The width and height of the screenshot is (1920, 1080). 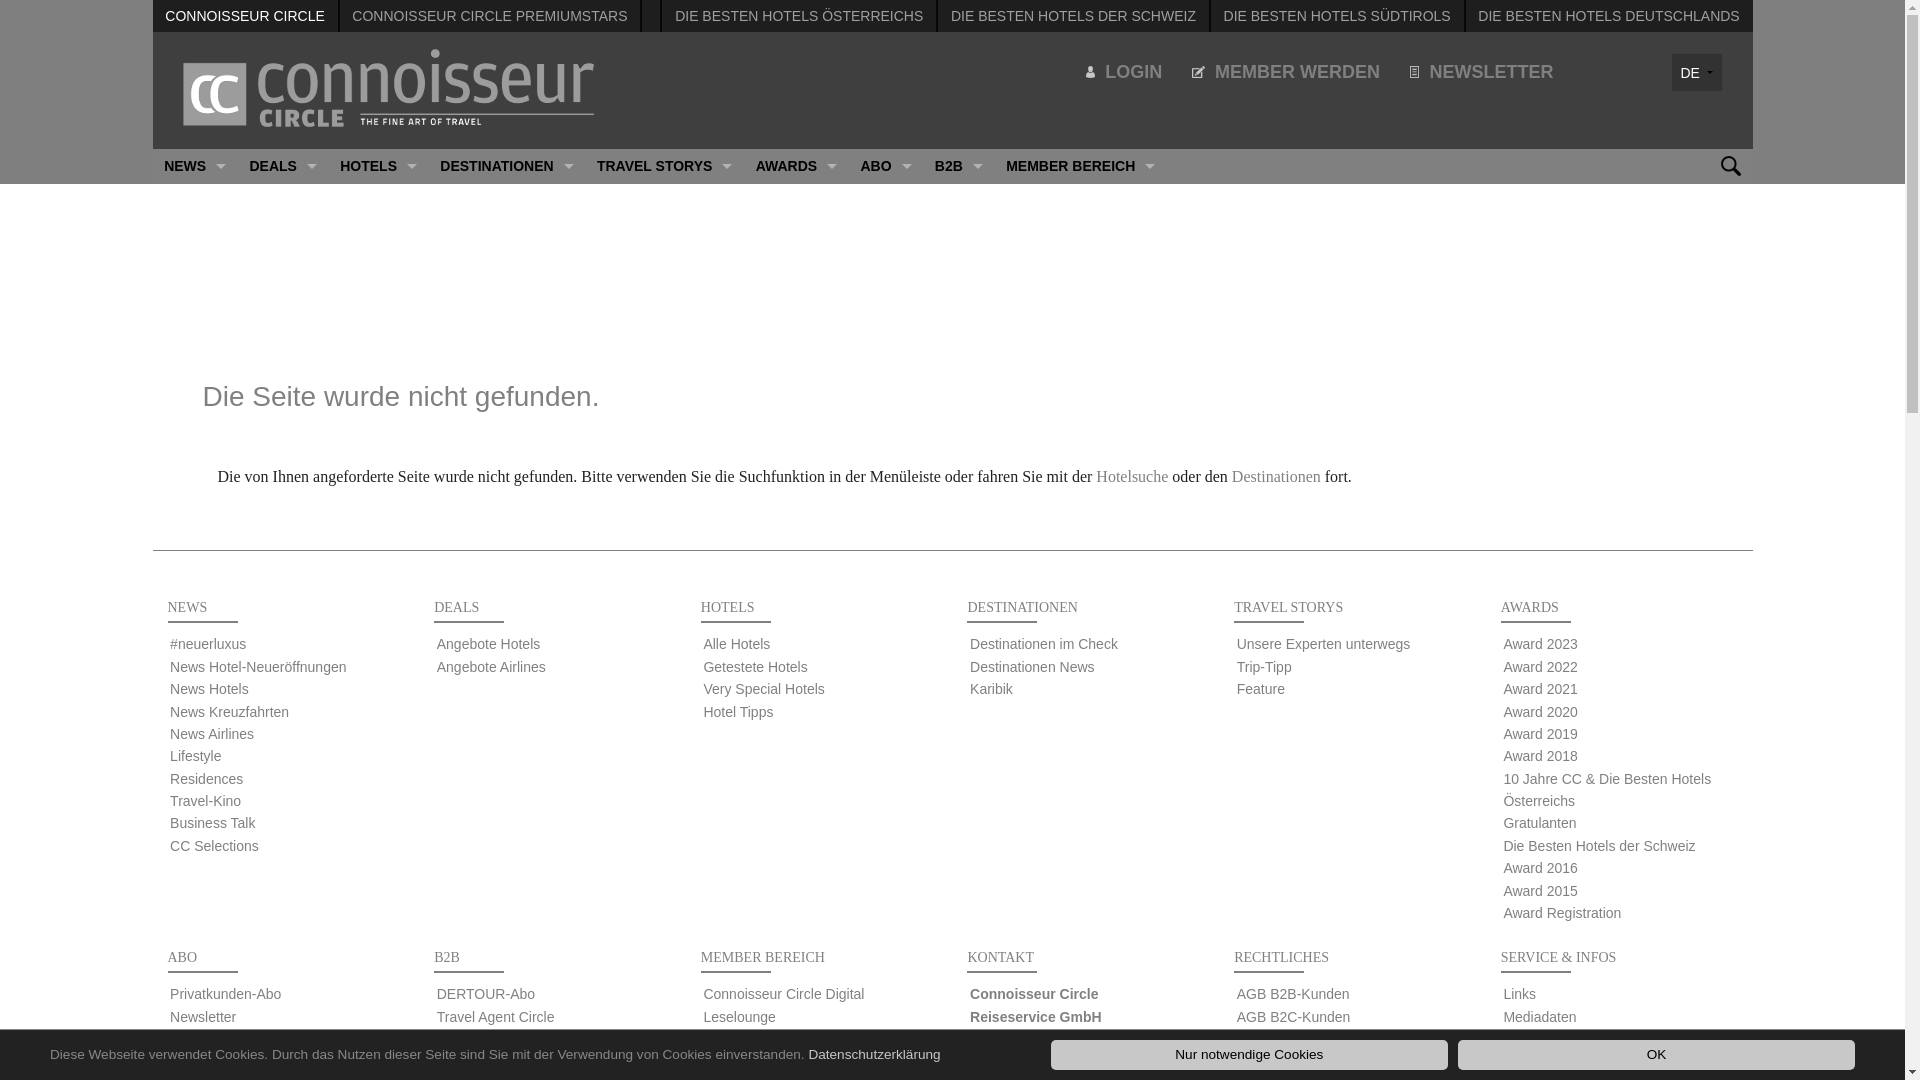 What do you see at coordinates (195, 756) in the screenshot?
I see `'Lifestyle'` at bounding box center [195, 756].